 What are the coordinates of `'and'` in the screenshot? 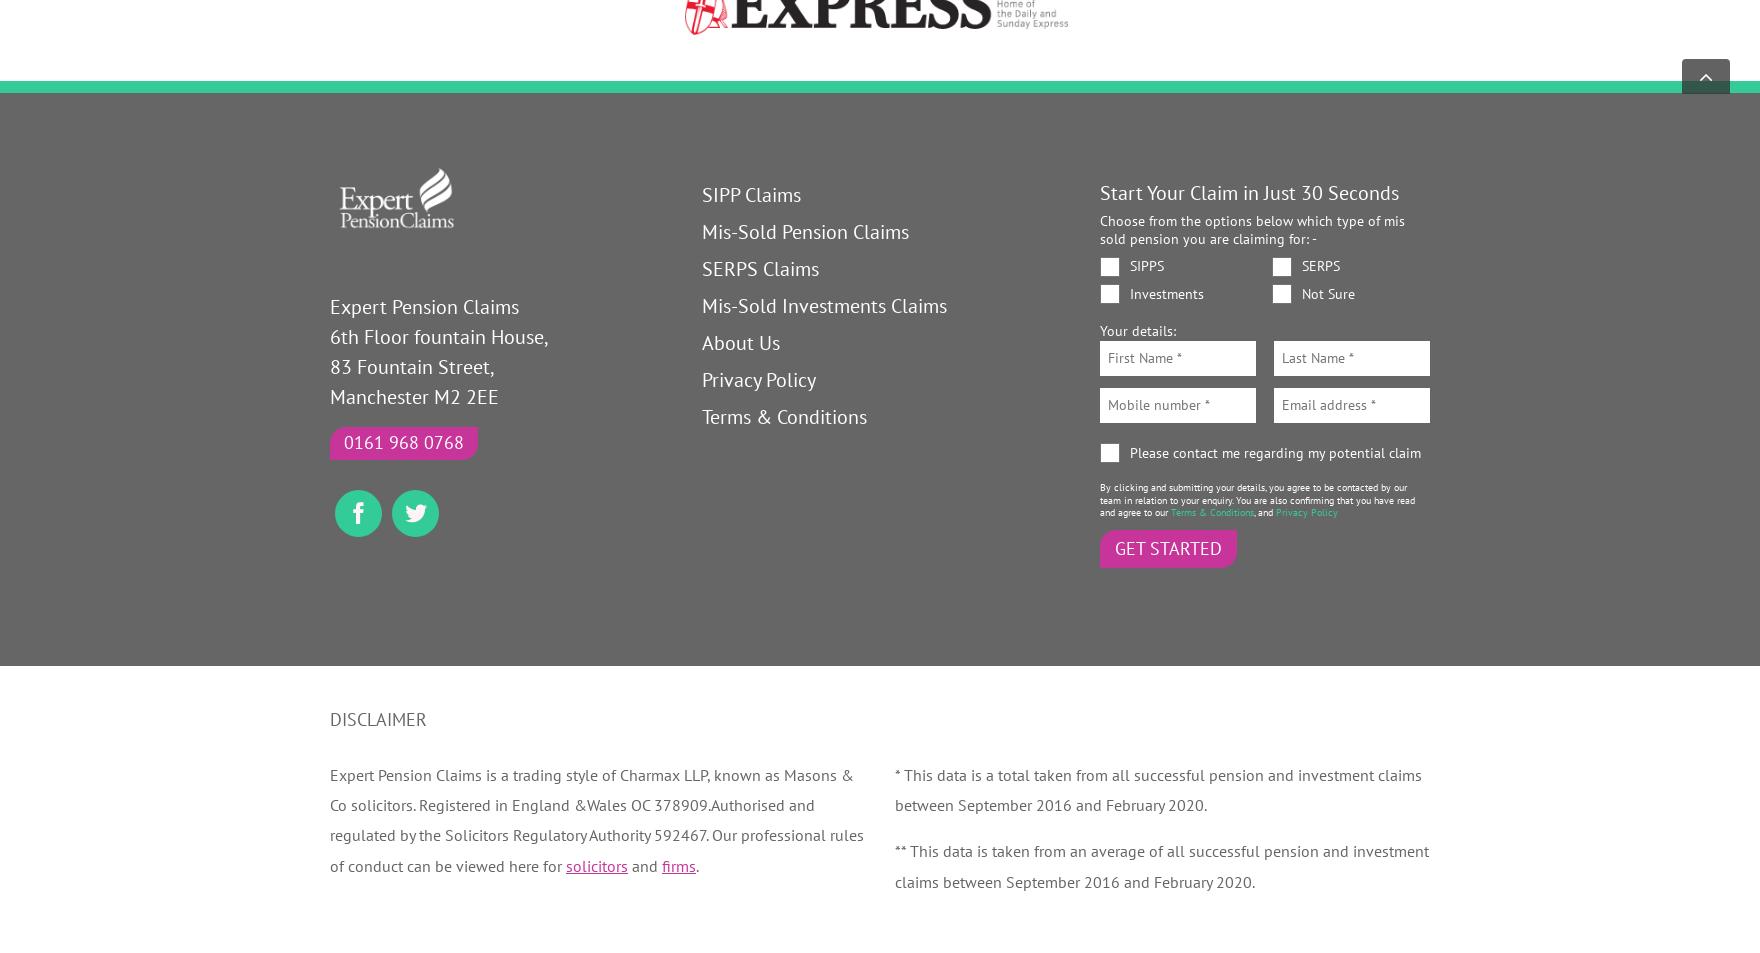 It's located at (627, 865).